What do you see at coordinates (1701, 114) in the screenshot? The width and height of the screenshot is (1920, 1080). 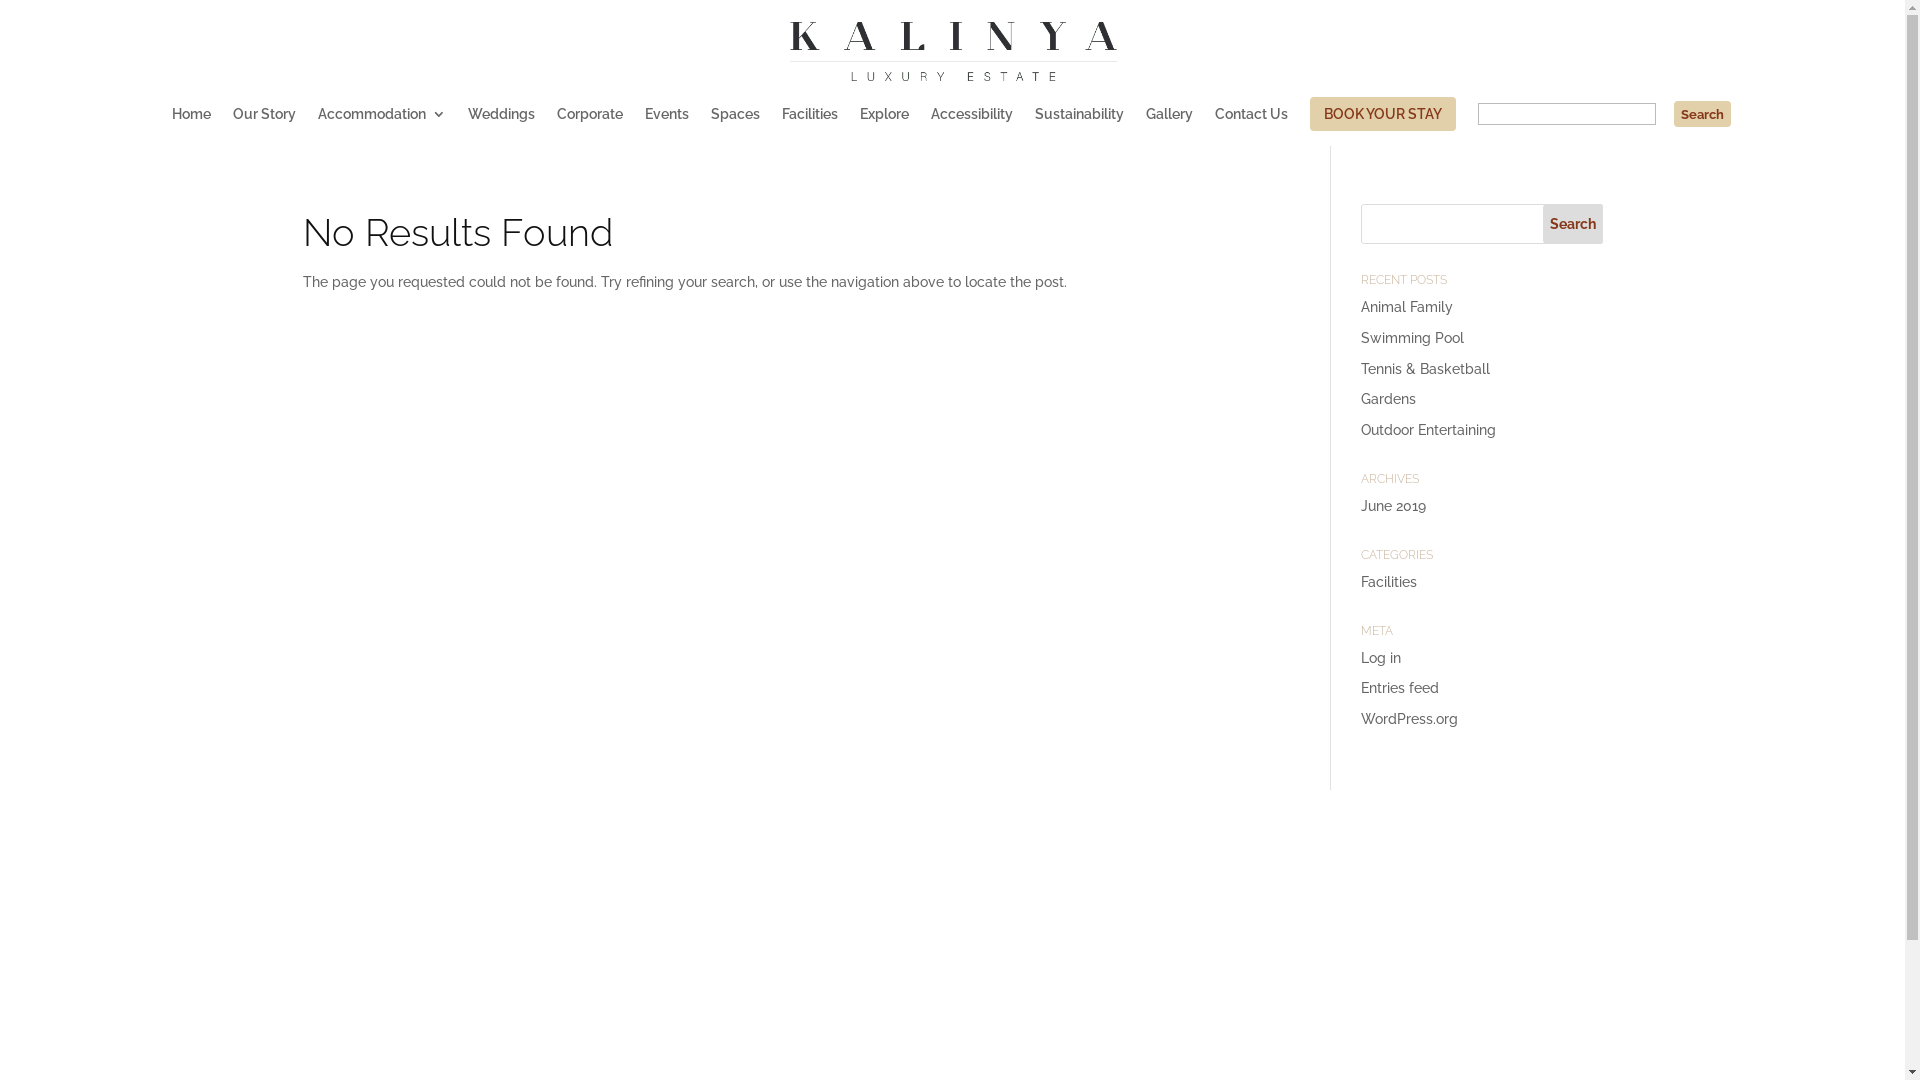 I see `'Search'` at bounding box center [1701, 114].